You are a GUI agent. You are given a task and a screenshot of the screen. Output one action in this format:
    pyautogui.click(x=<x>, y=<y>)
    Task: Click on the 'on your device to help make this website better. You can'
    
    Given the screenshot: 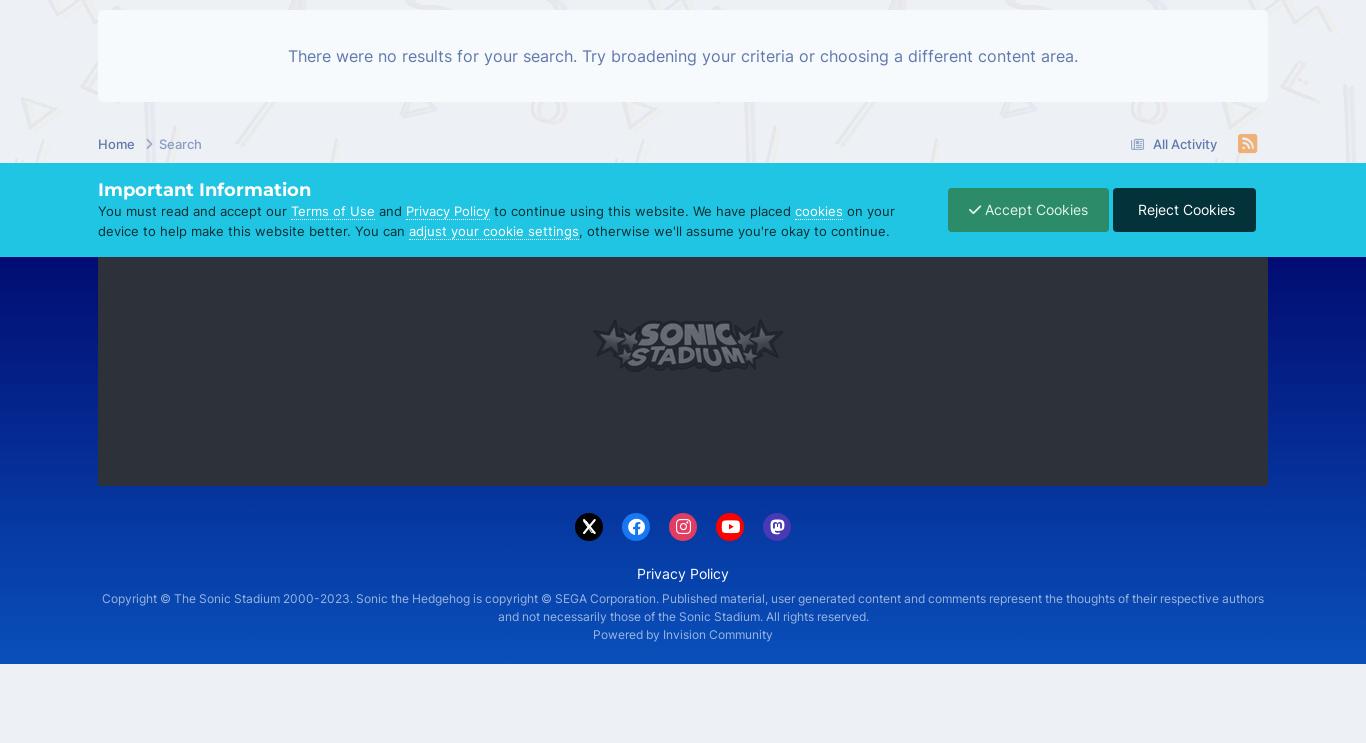 What is the action you would take?
    pyautogui.click(x=97, y=219)
    